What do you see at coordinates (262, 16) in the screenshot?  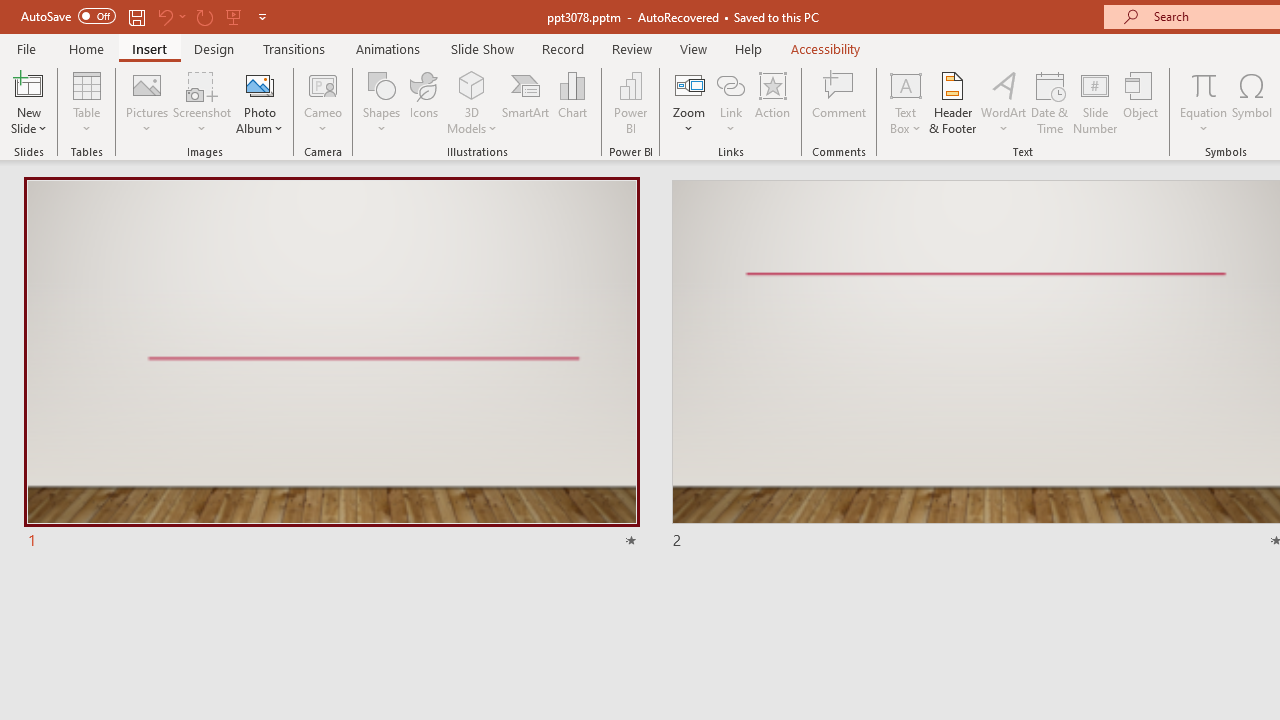 I see `'Customize Quick Access Toolbar'` at bounding box center [262, 16].